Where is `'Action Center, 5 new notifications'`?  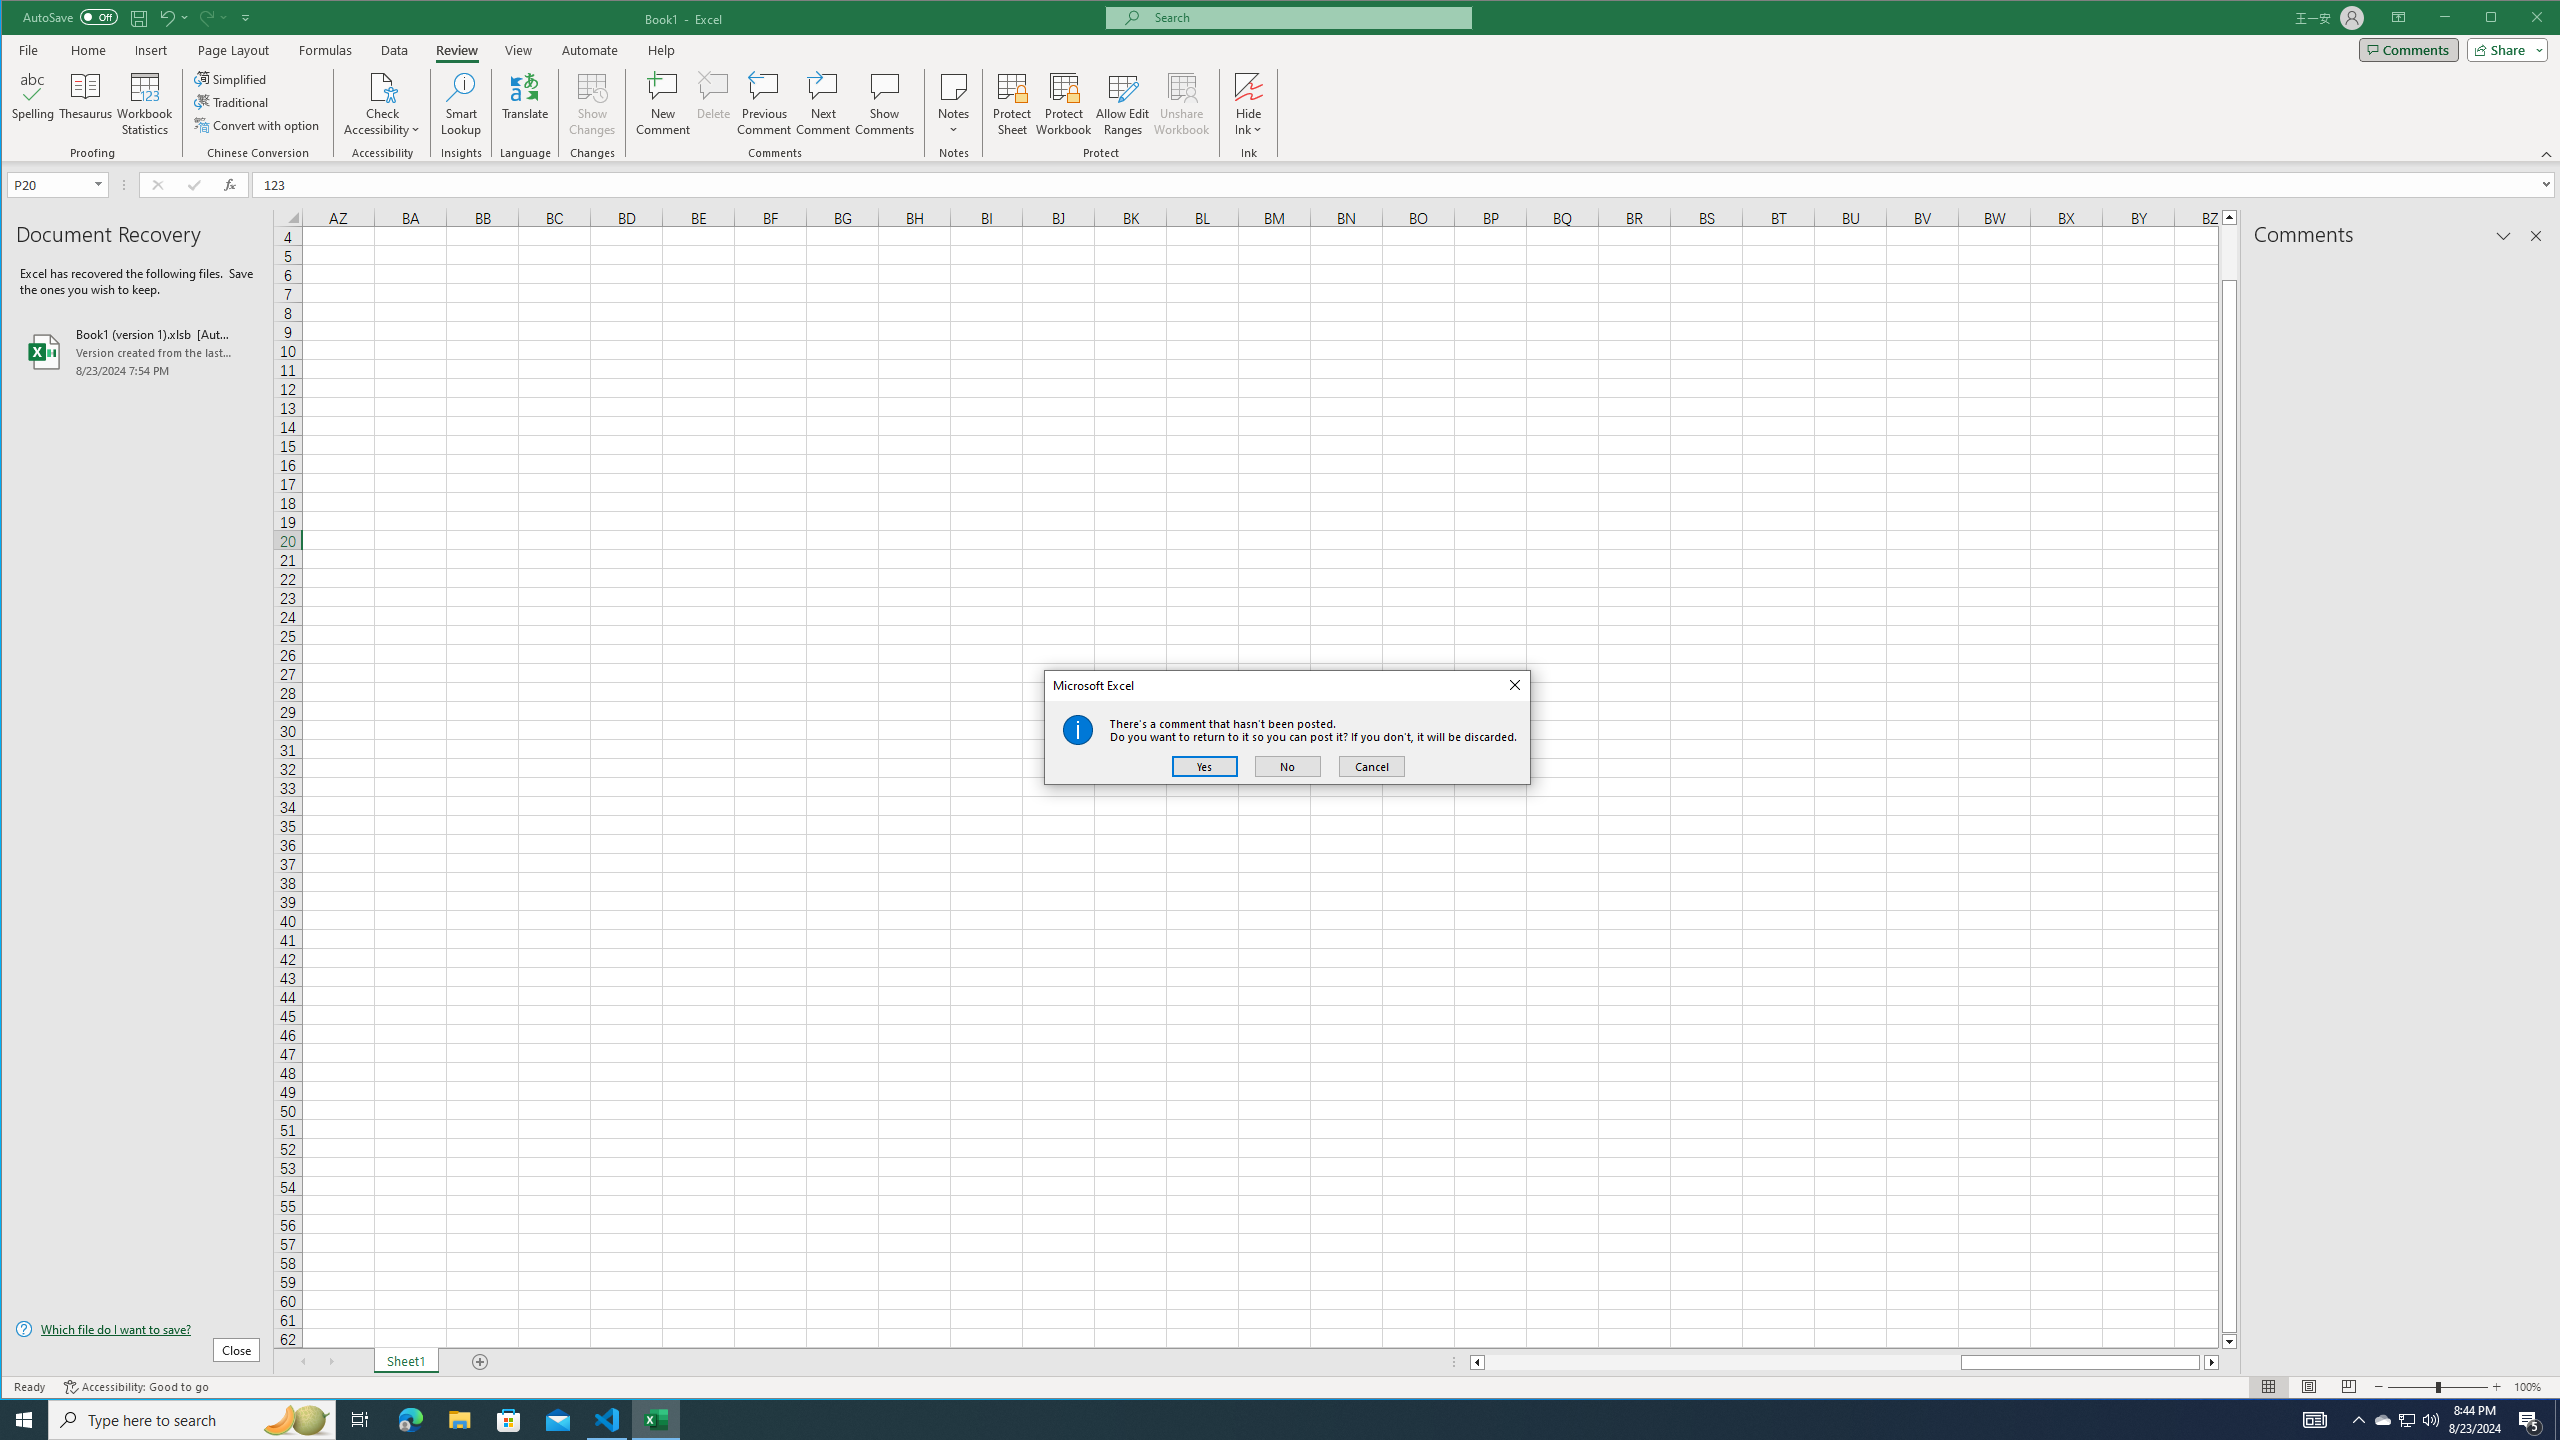
'Action Center, 5 new notifications' is located at coordinates (2530, 1418).